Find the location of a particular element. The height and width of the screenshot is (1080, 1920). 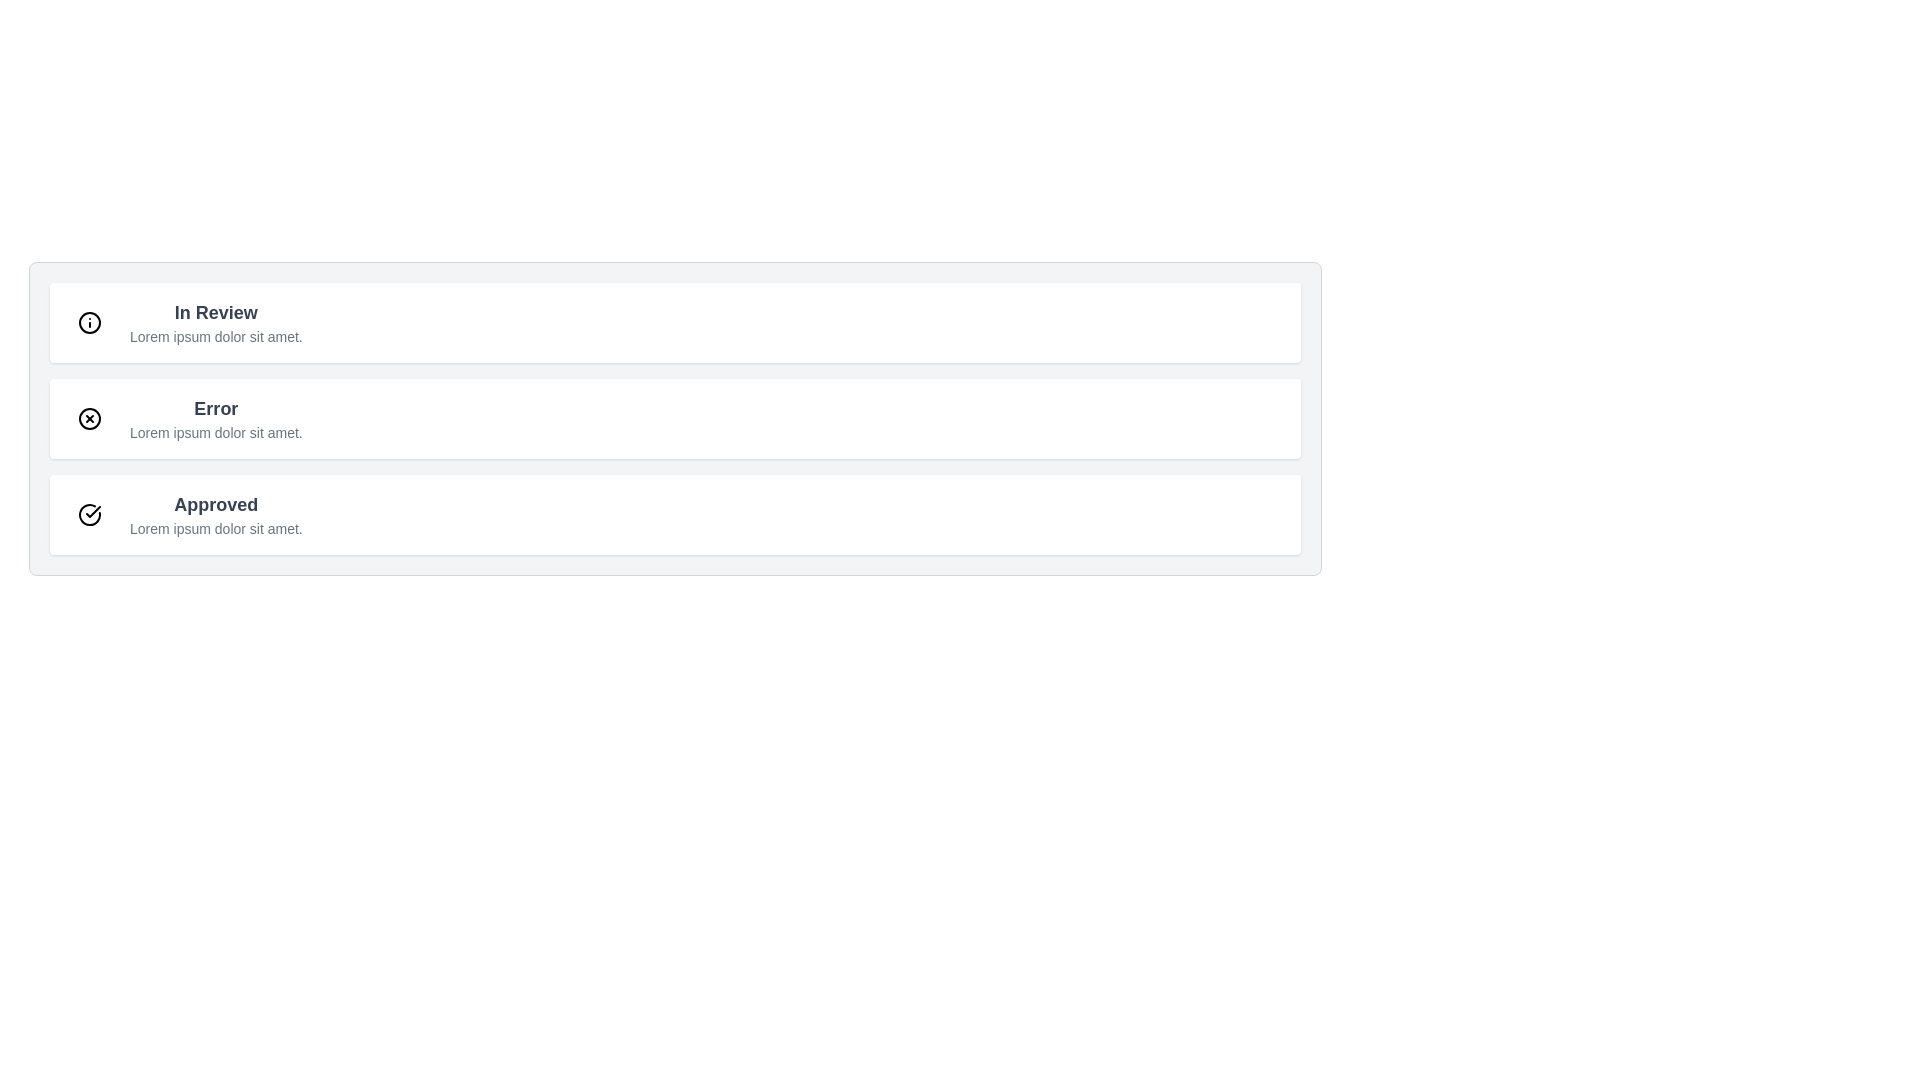

the error icon located in the second row of the list, adjacent to the 'Error' label is located at coordinates (89, 418).